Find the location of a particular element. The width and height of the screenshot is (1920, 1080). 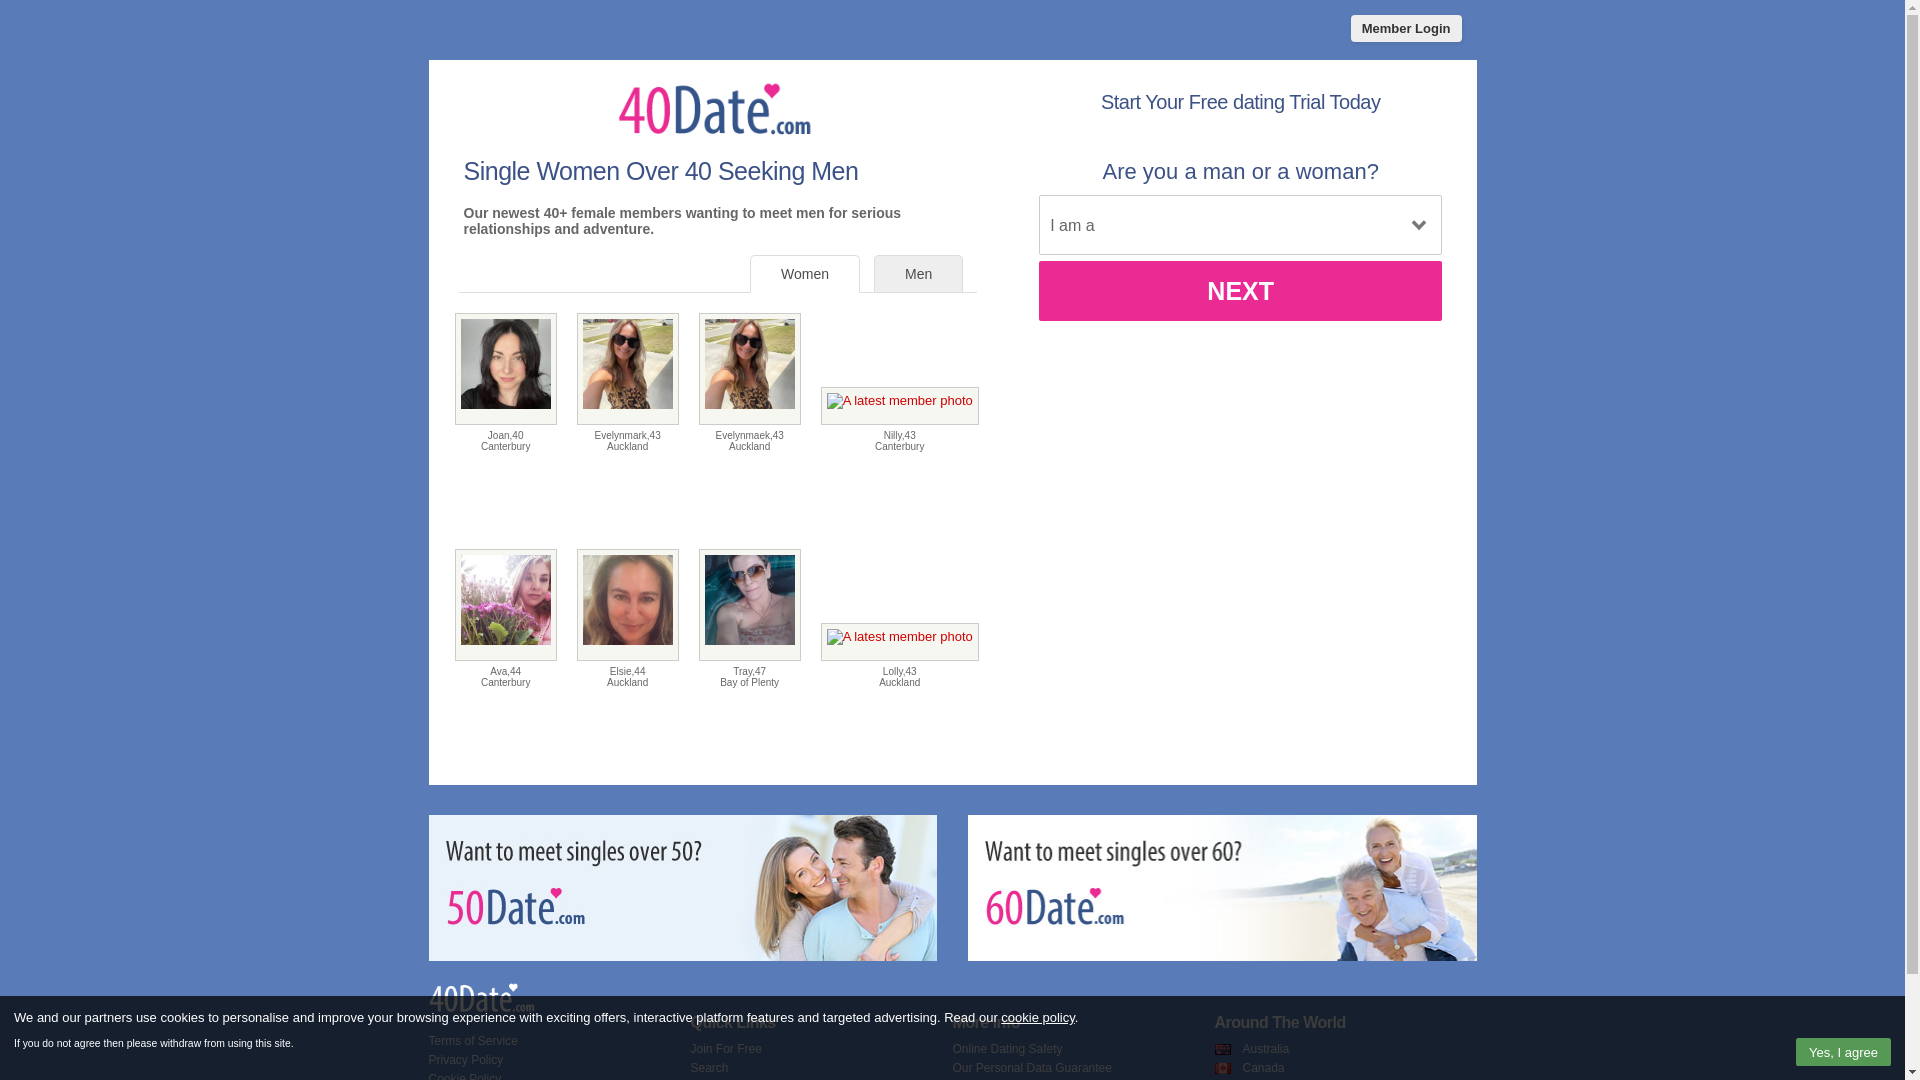

'Joan, 40 from Hei Hei, Canterbury' is located at coordinates (505, 369).